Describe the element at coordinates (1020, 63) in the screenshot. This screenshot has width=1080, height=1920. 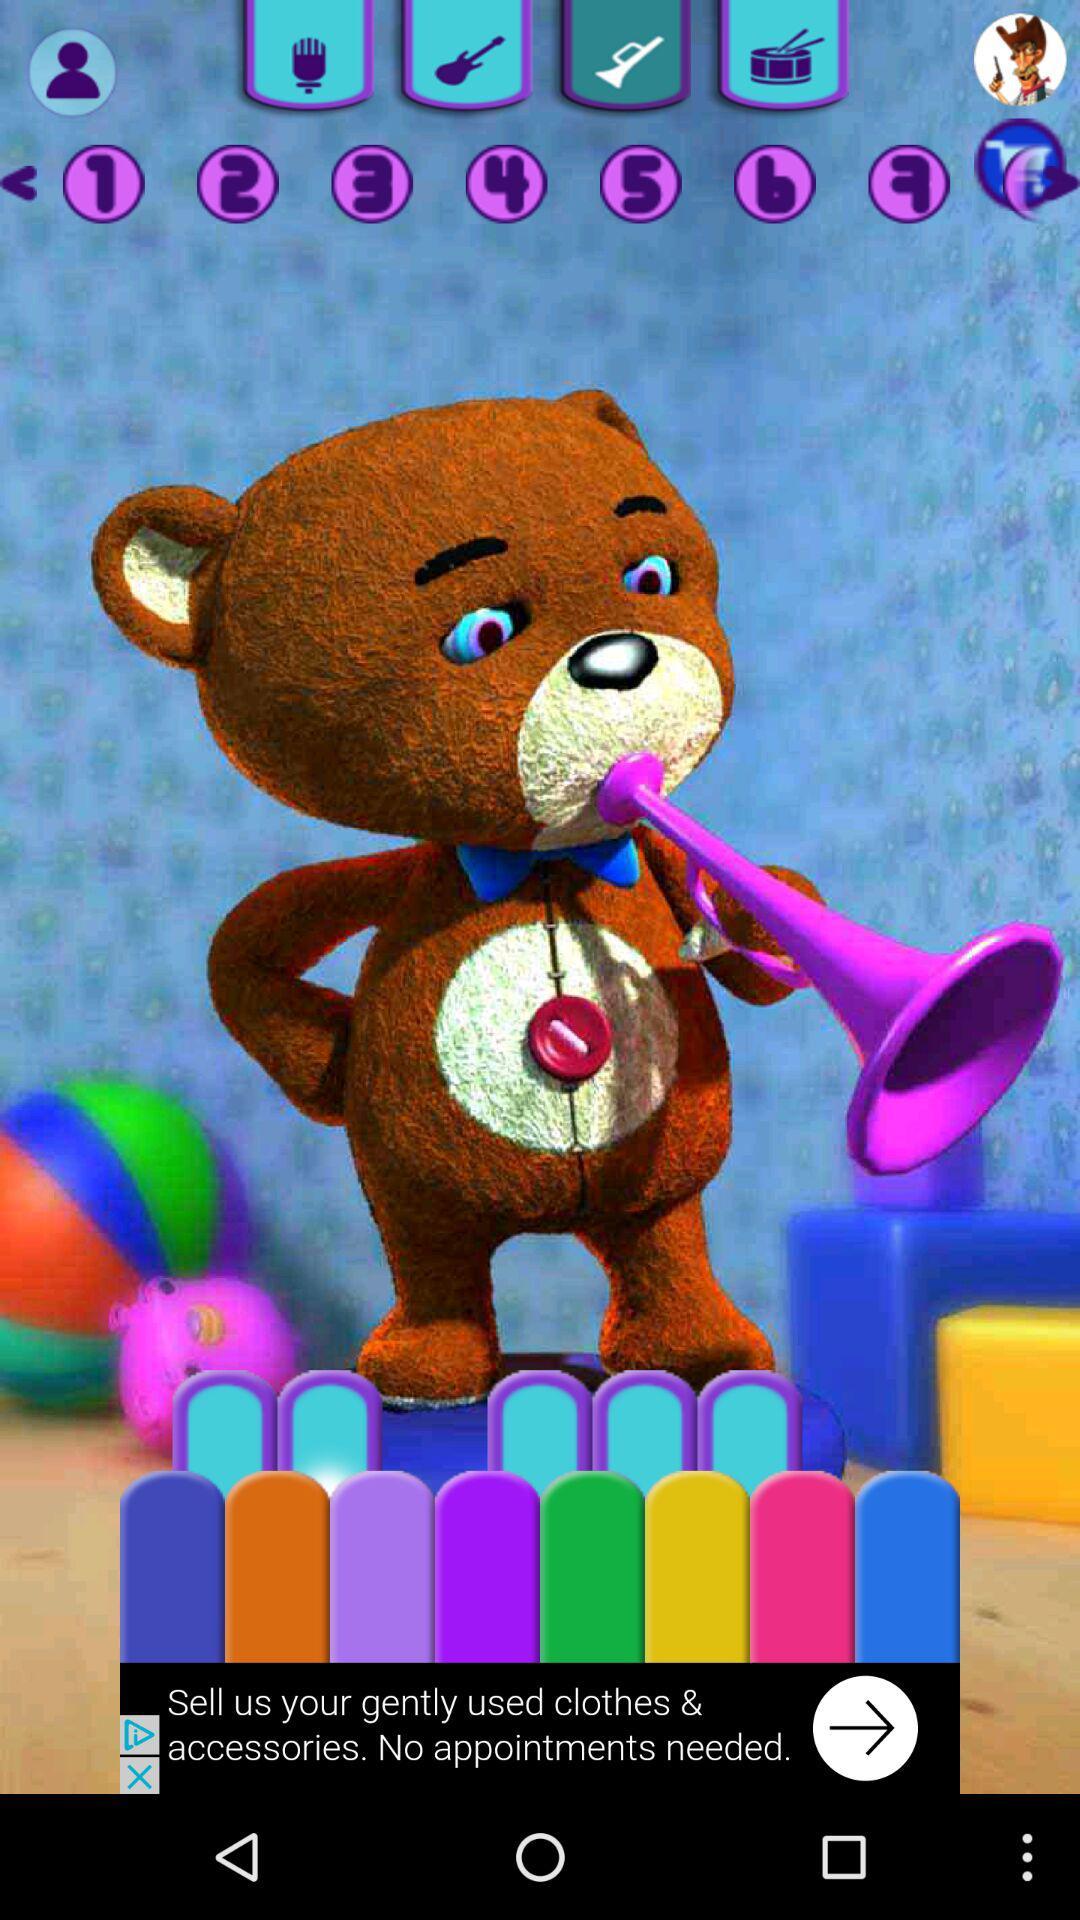
I see `the avatar icon` at that location.